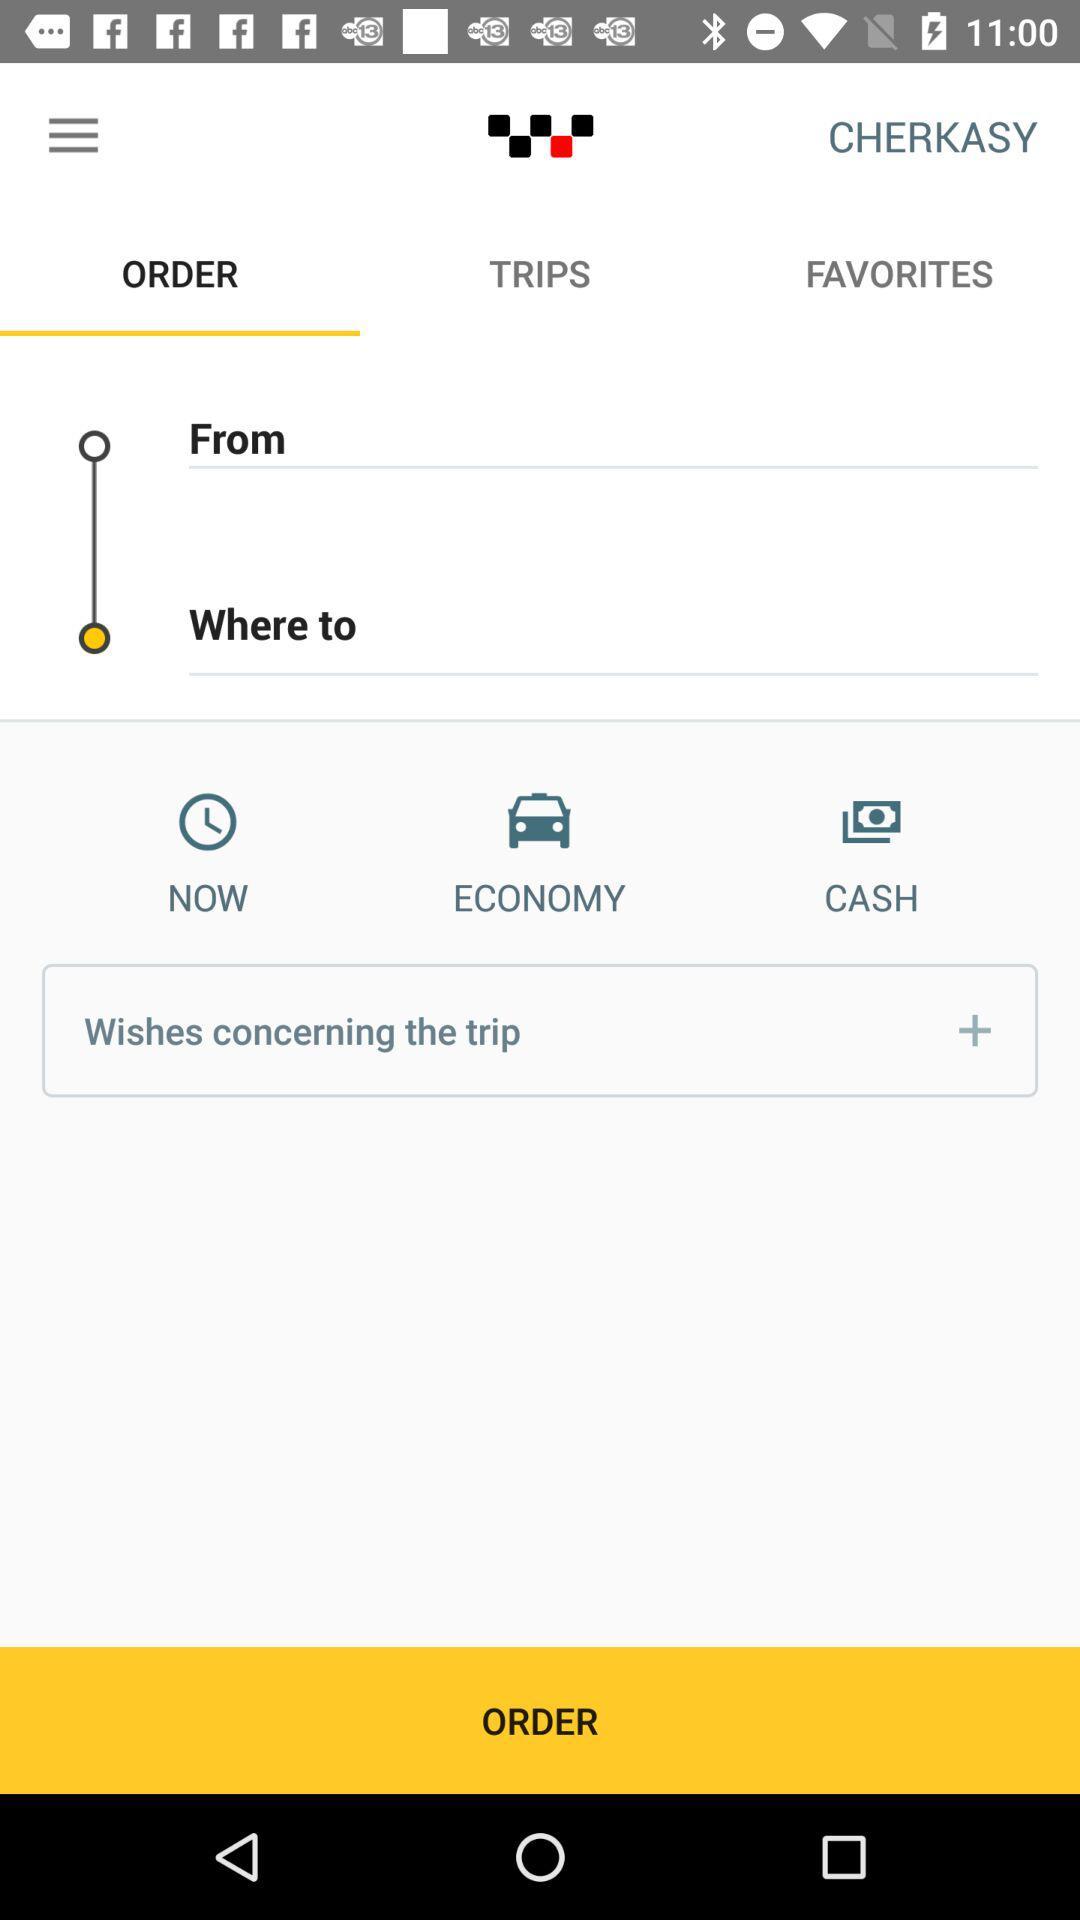 The image size is (1080, 1920). I want to click on cherkasy icon, so click(933, 135).